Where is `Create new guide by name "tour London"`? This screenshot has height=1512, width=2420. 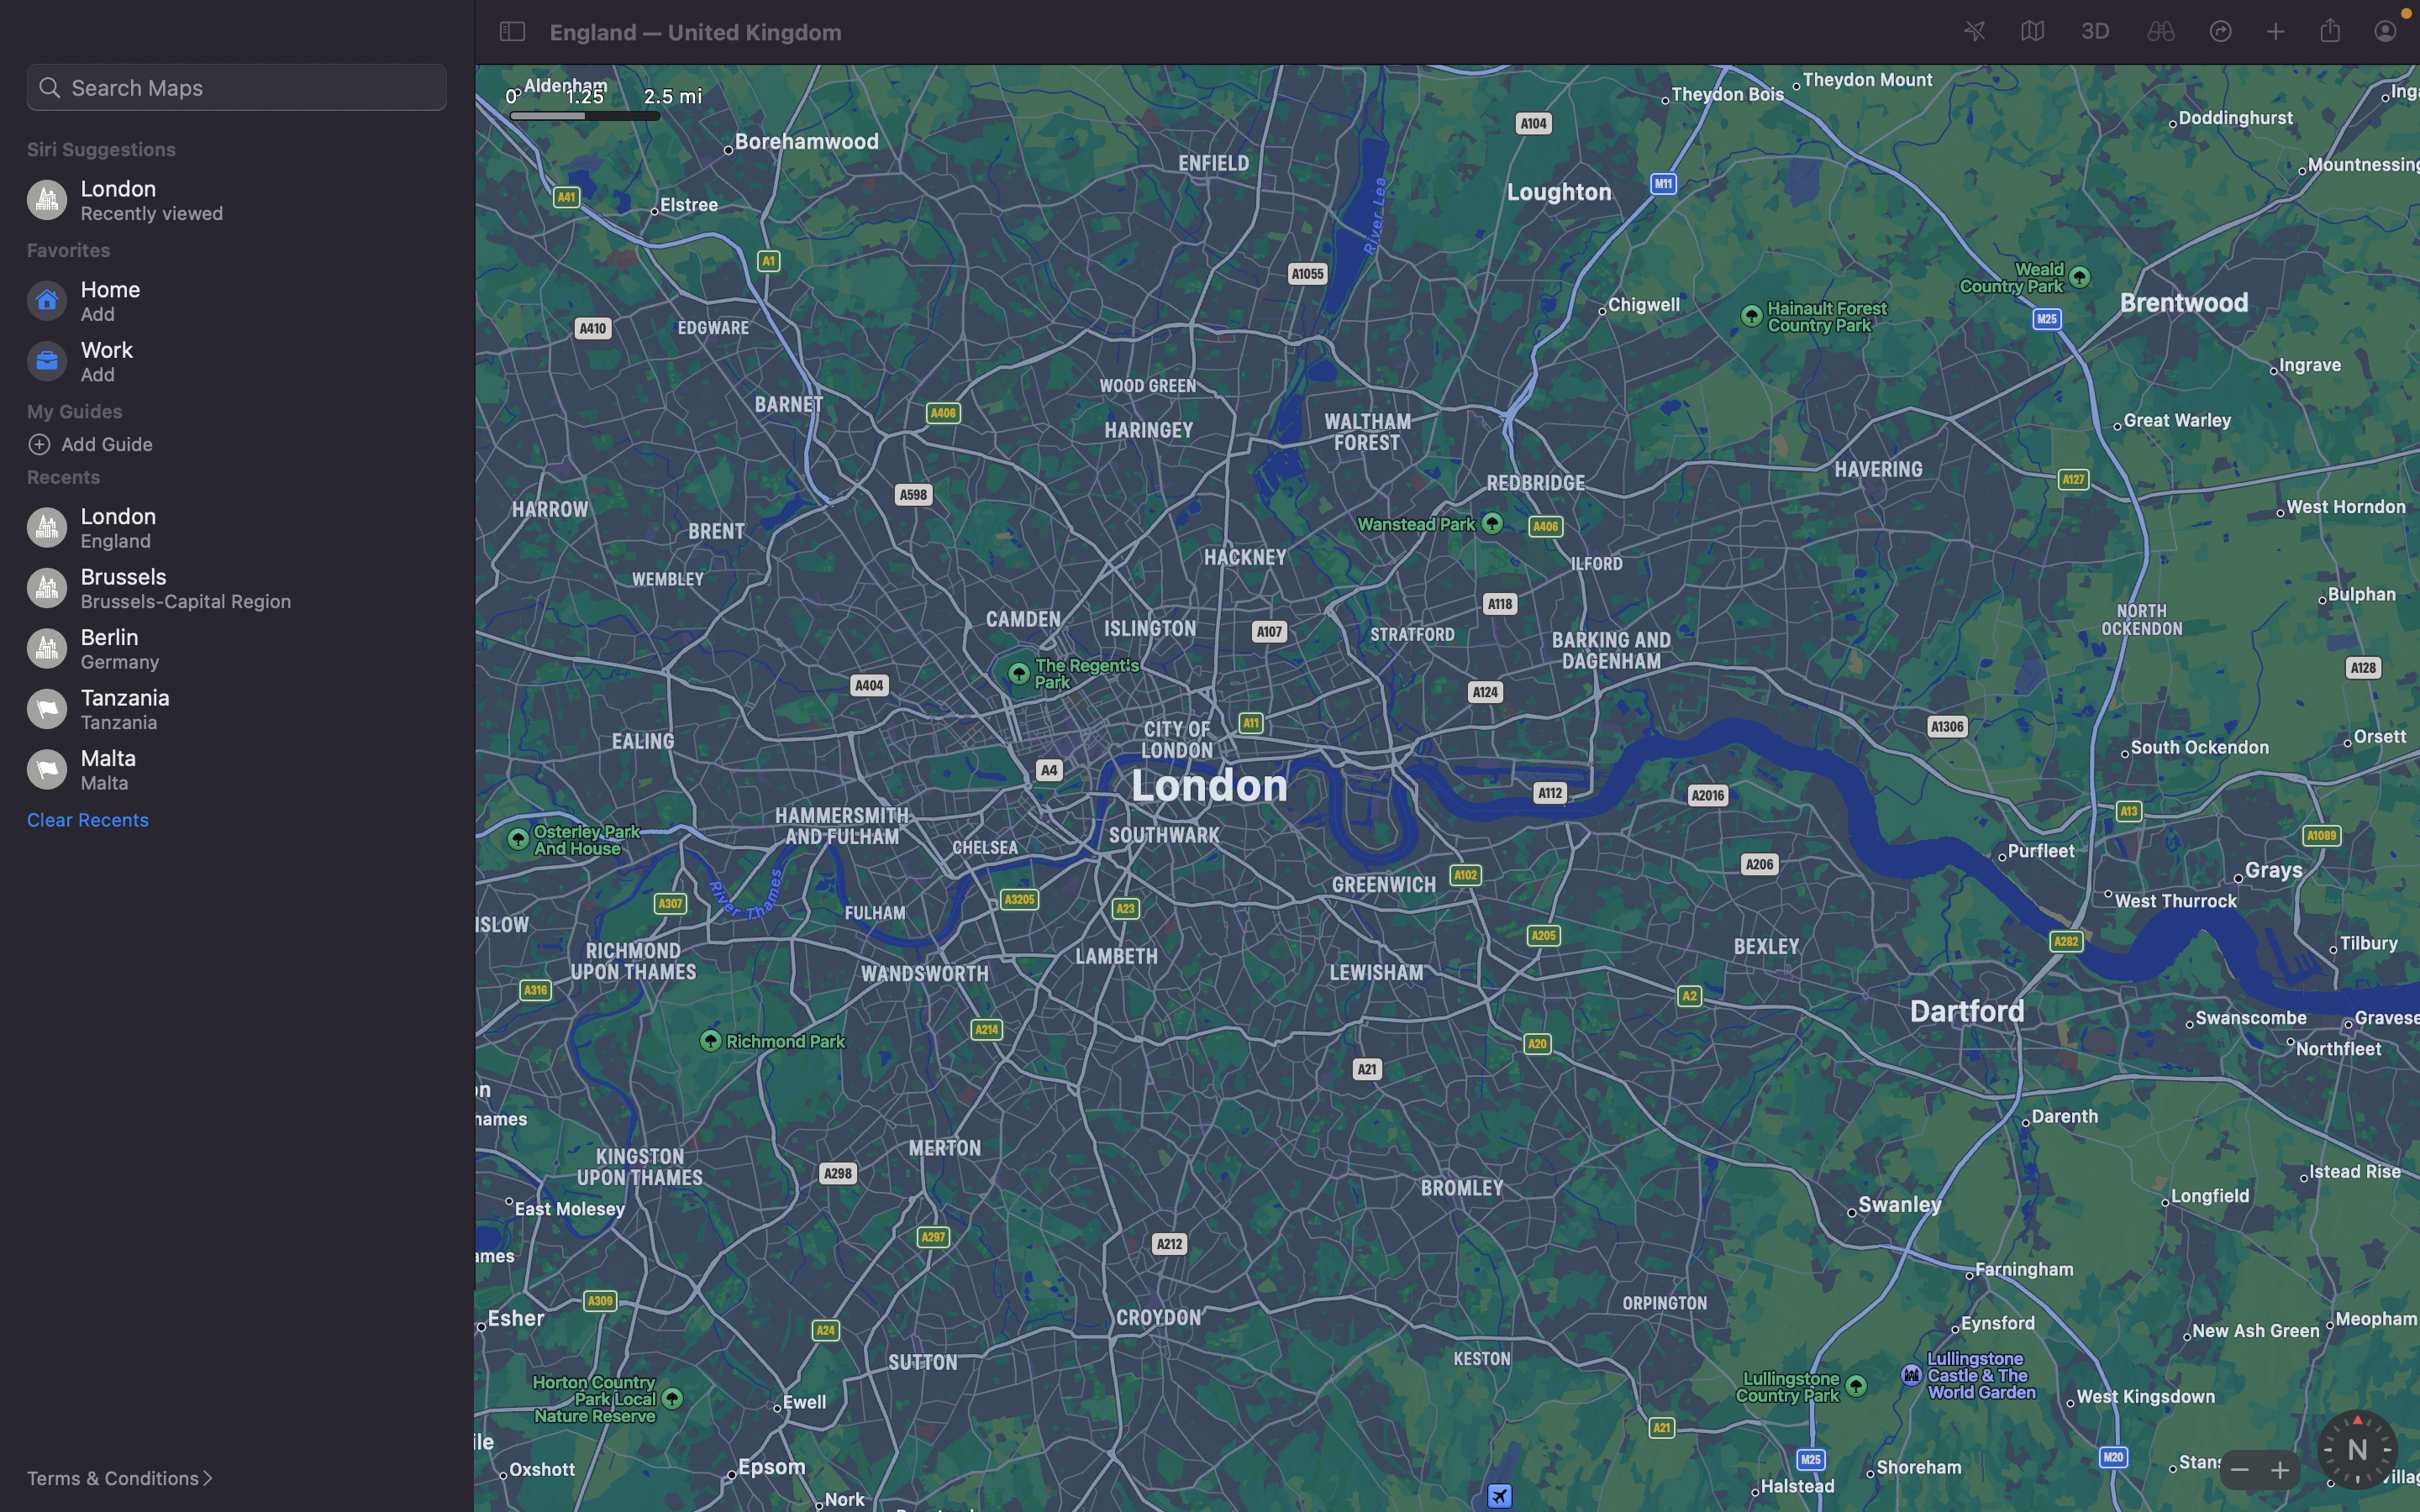 Create new guide by name "tour London" is located at coordinates (91, 819).